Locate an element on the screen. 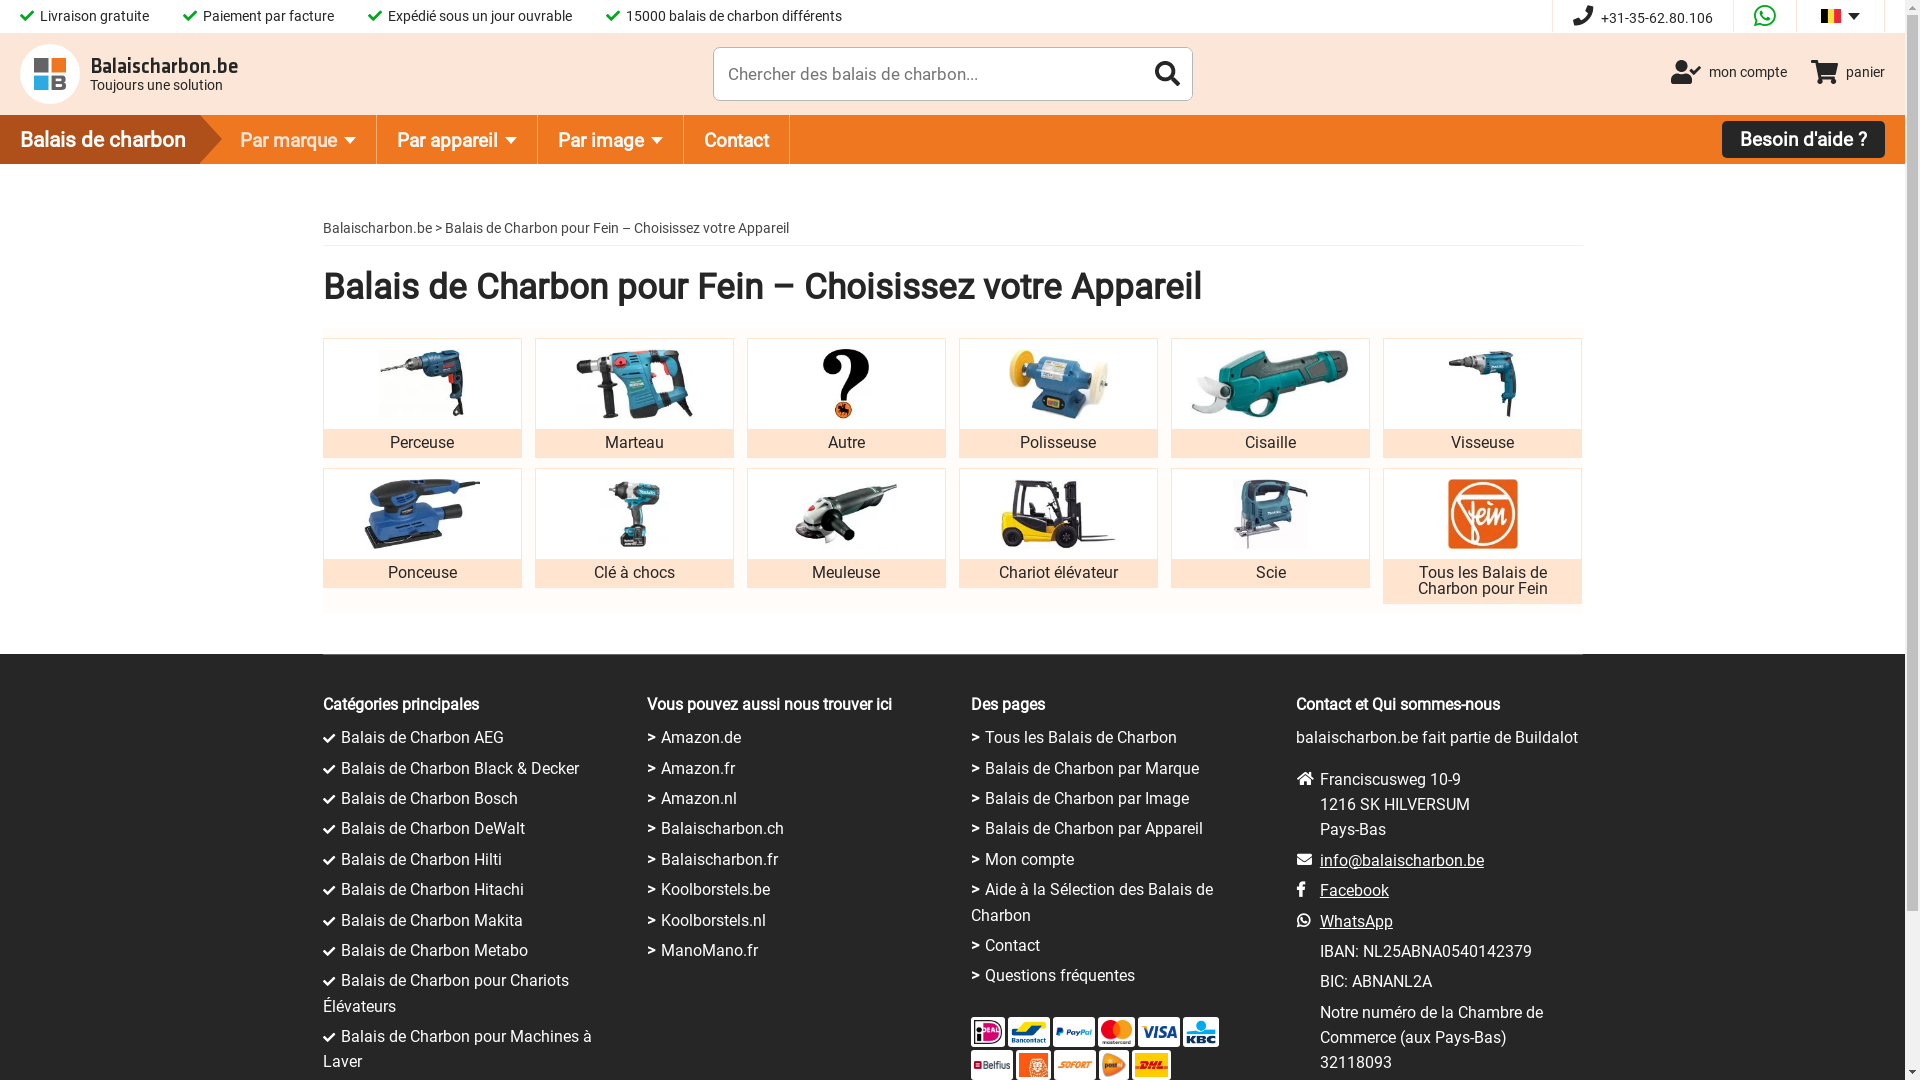 This screenshot has width=1920, height=1080. 'Balais de Charbon Bosch' is located at coordinates (427, 797).